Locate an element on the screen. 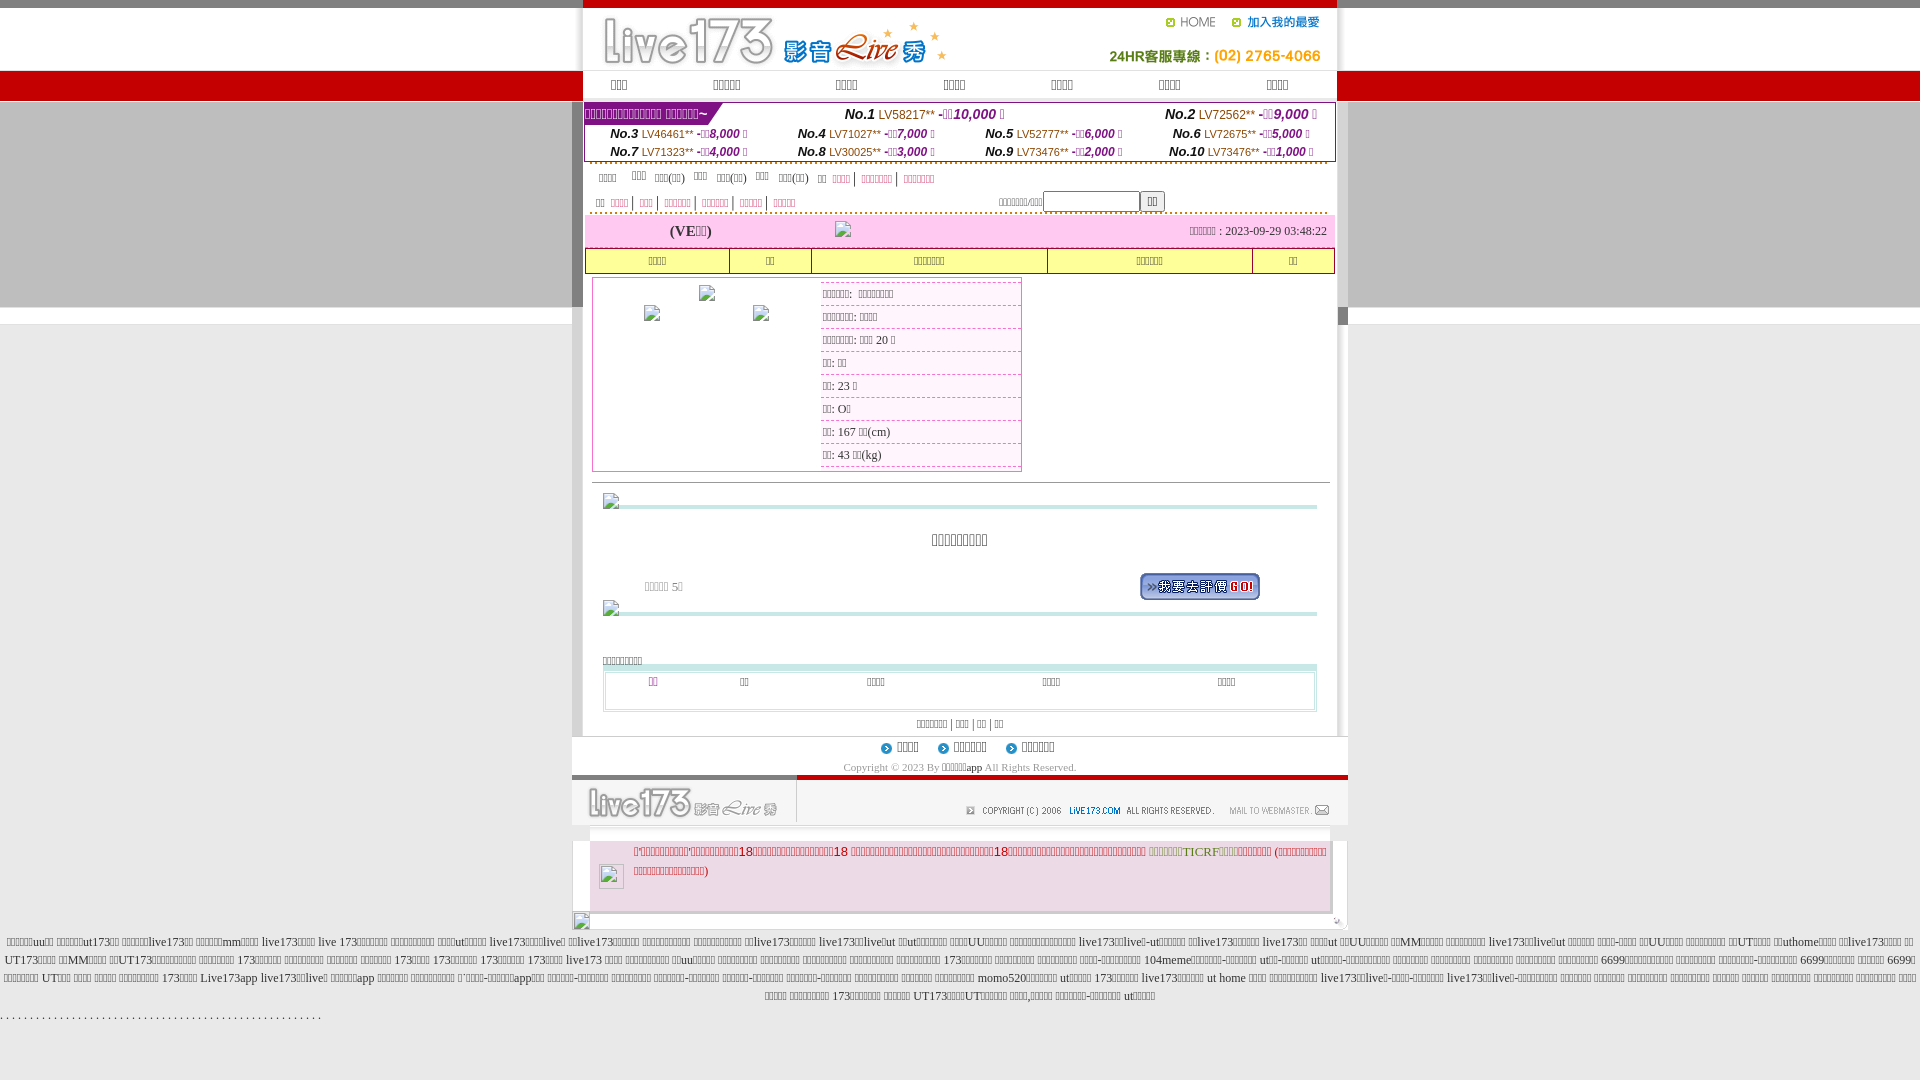 This screenshot has height=1080, width=1920. '.' is located at coordinates (72, 1014).